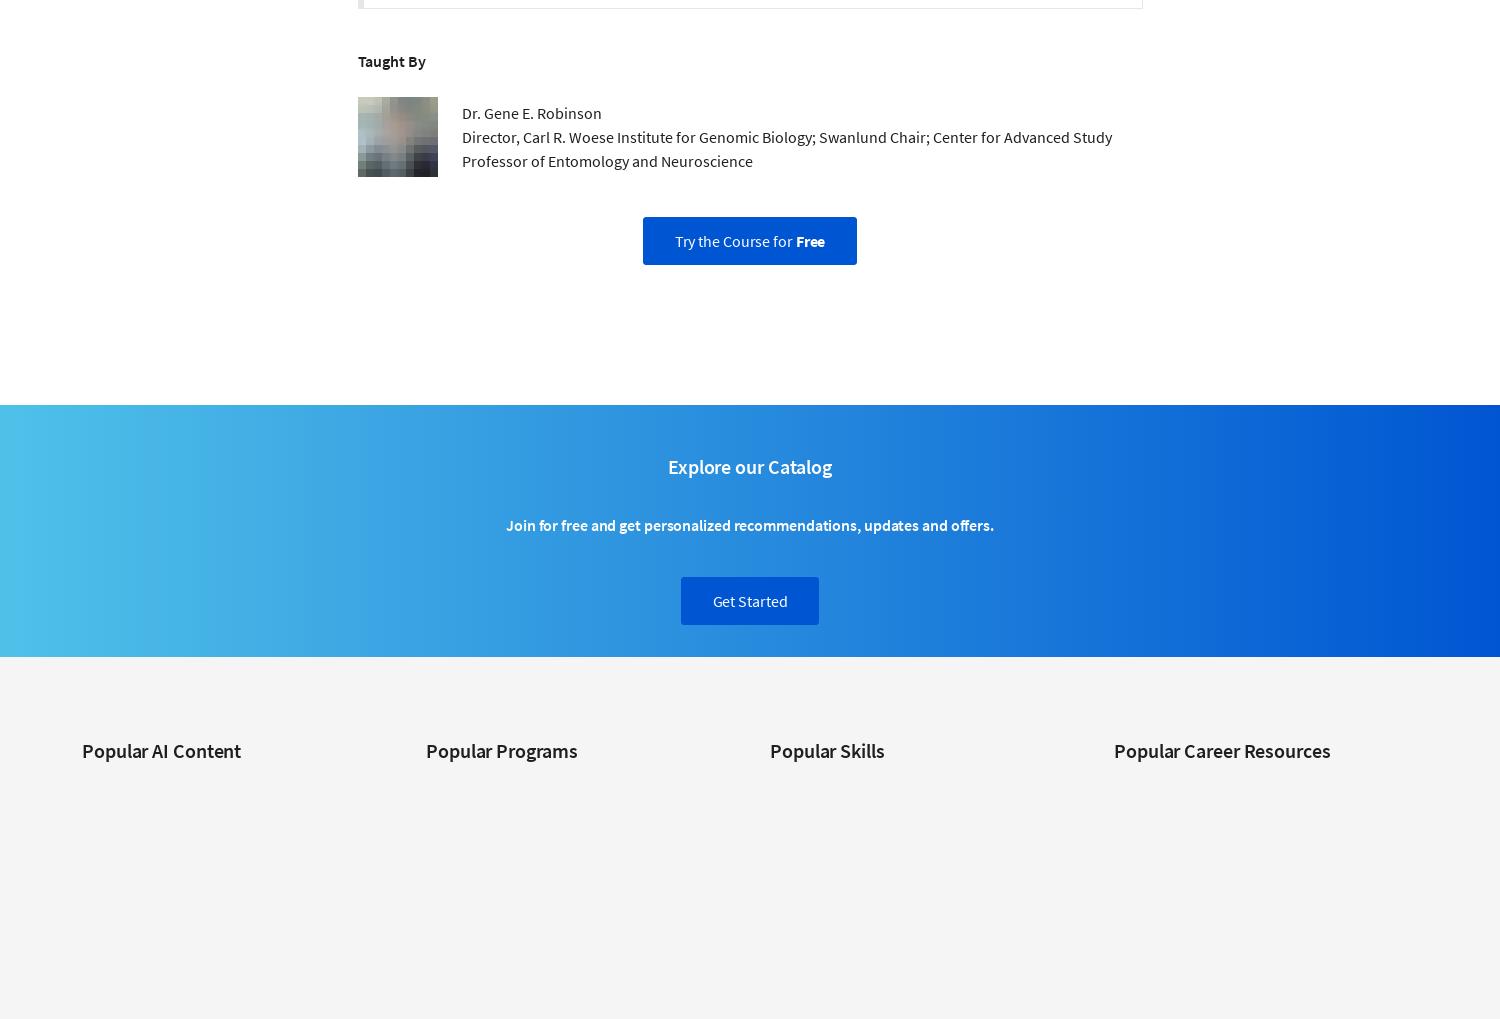 This screenshot has width=1500, height=1019. Describe the element at coordinates (425, 945) in the screenshot. I see `'Google IT Support Professional Certificate'` at that location.